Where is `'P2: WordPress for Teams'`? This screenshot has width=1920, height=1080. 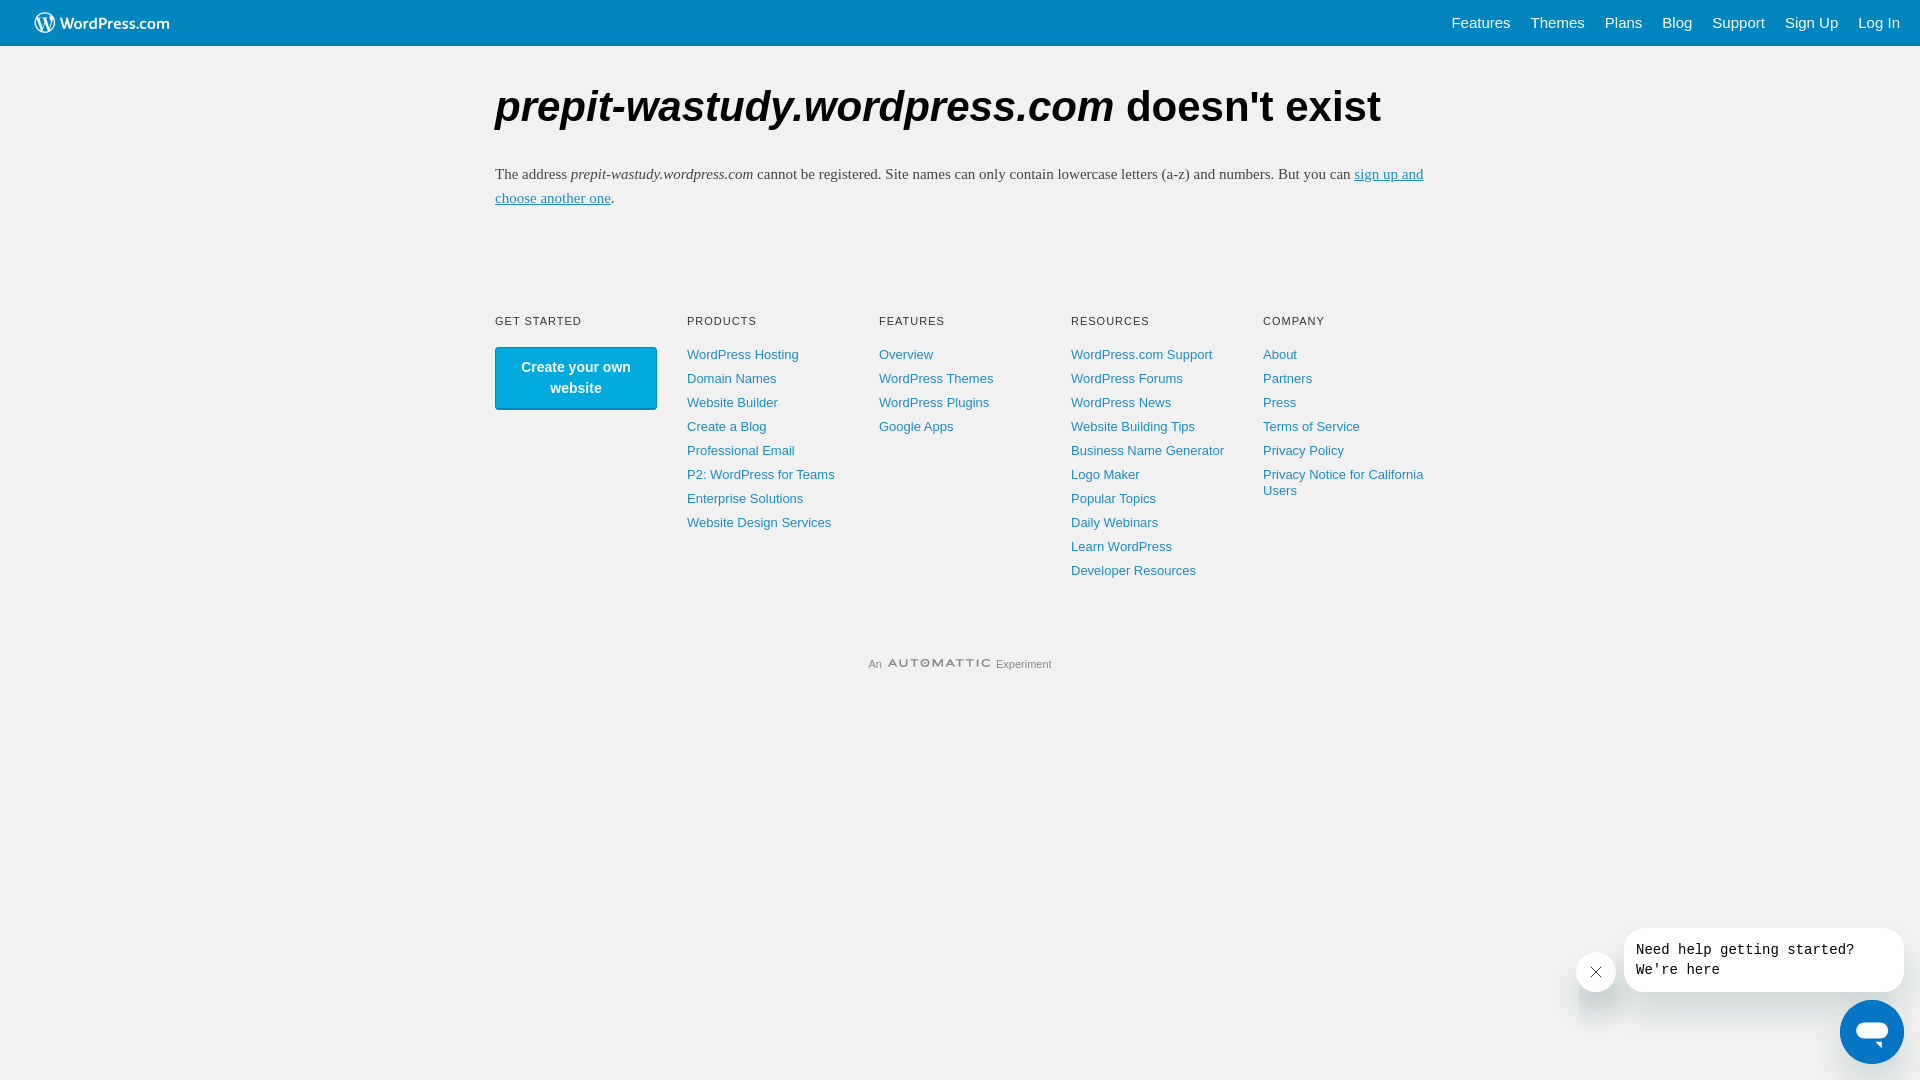
'P2: WordPress for Teams' is located at coordinates (760, 474).